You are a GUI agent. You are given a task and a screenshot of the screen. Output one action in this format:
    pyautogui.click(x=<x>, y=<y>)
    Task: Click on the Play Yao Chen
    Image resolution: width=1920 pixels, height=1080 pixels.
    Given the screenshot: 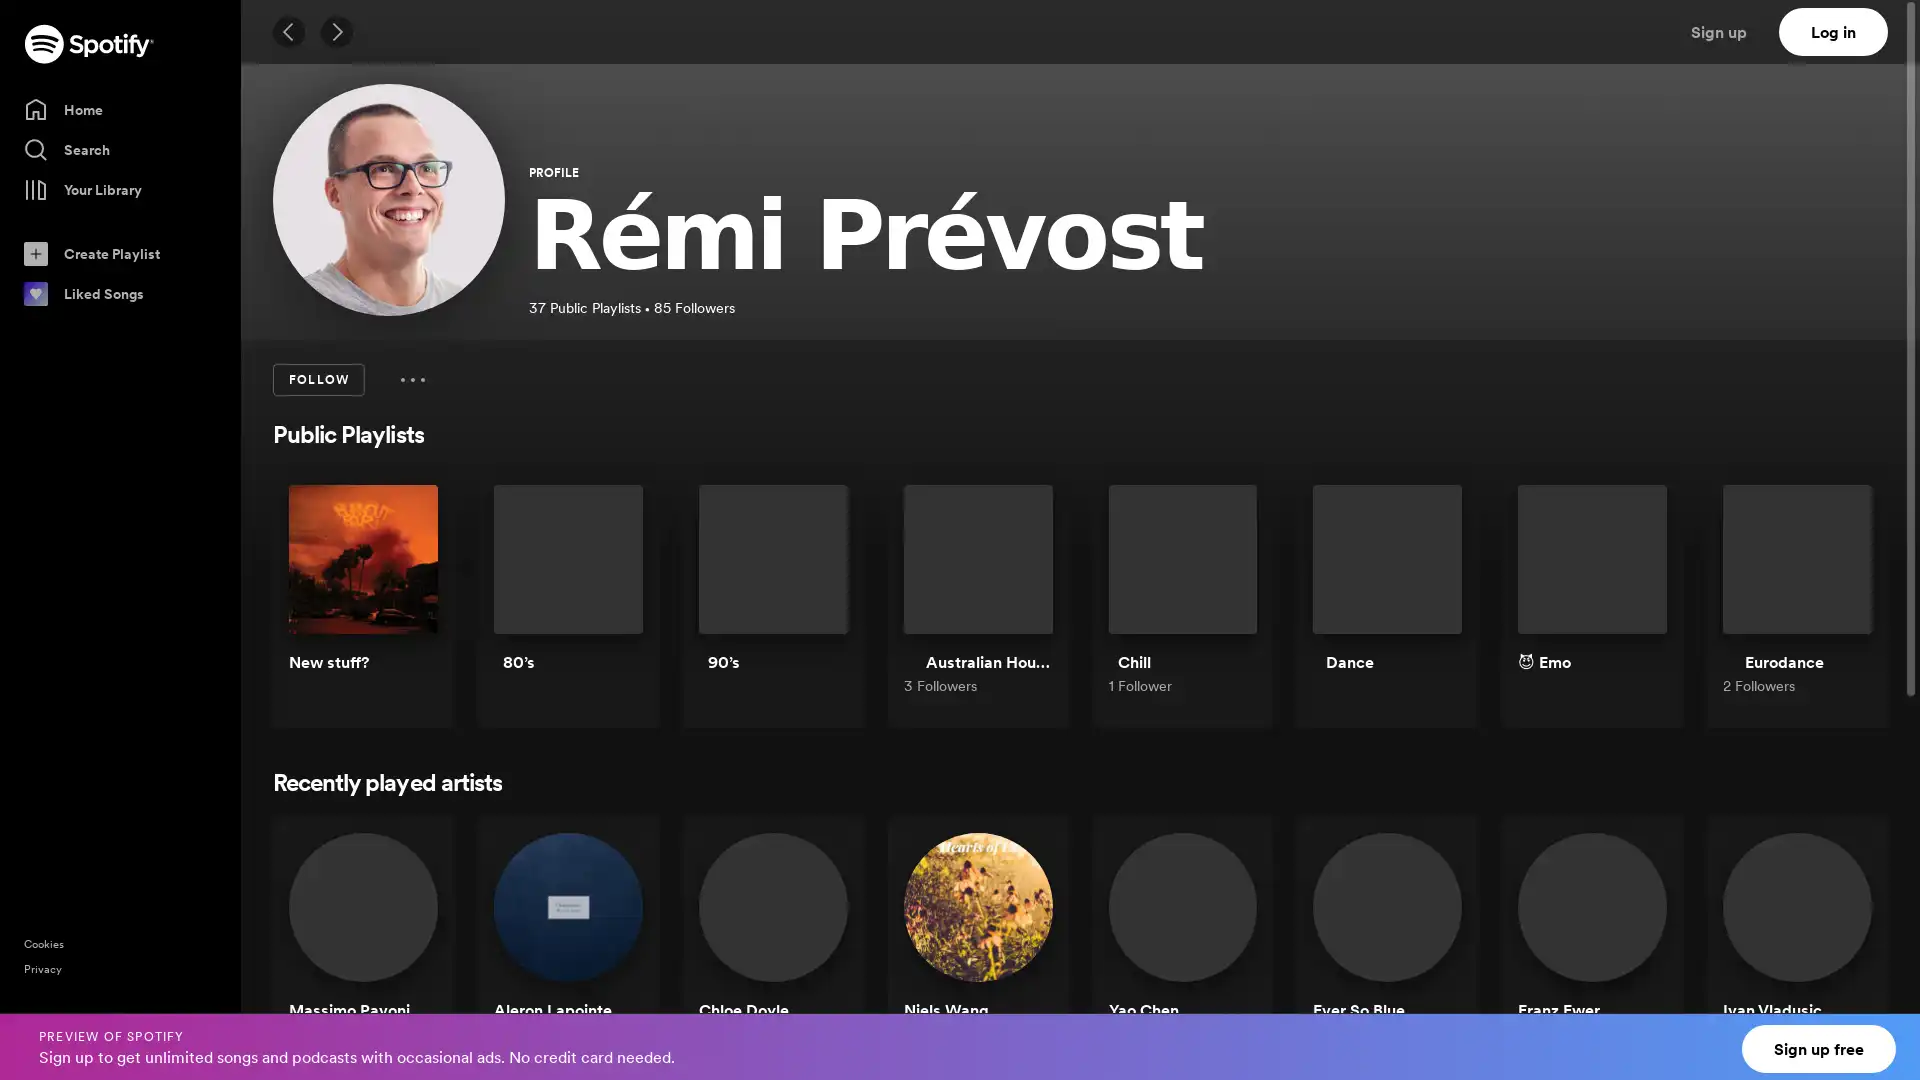 What is the action you would take?
    pyautogui.click(x=1223, y=955)
    